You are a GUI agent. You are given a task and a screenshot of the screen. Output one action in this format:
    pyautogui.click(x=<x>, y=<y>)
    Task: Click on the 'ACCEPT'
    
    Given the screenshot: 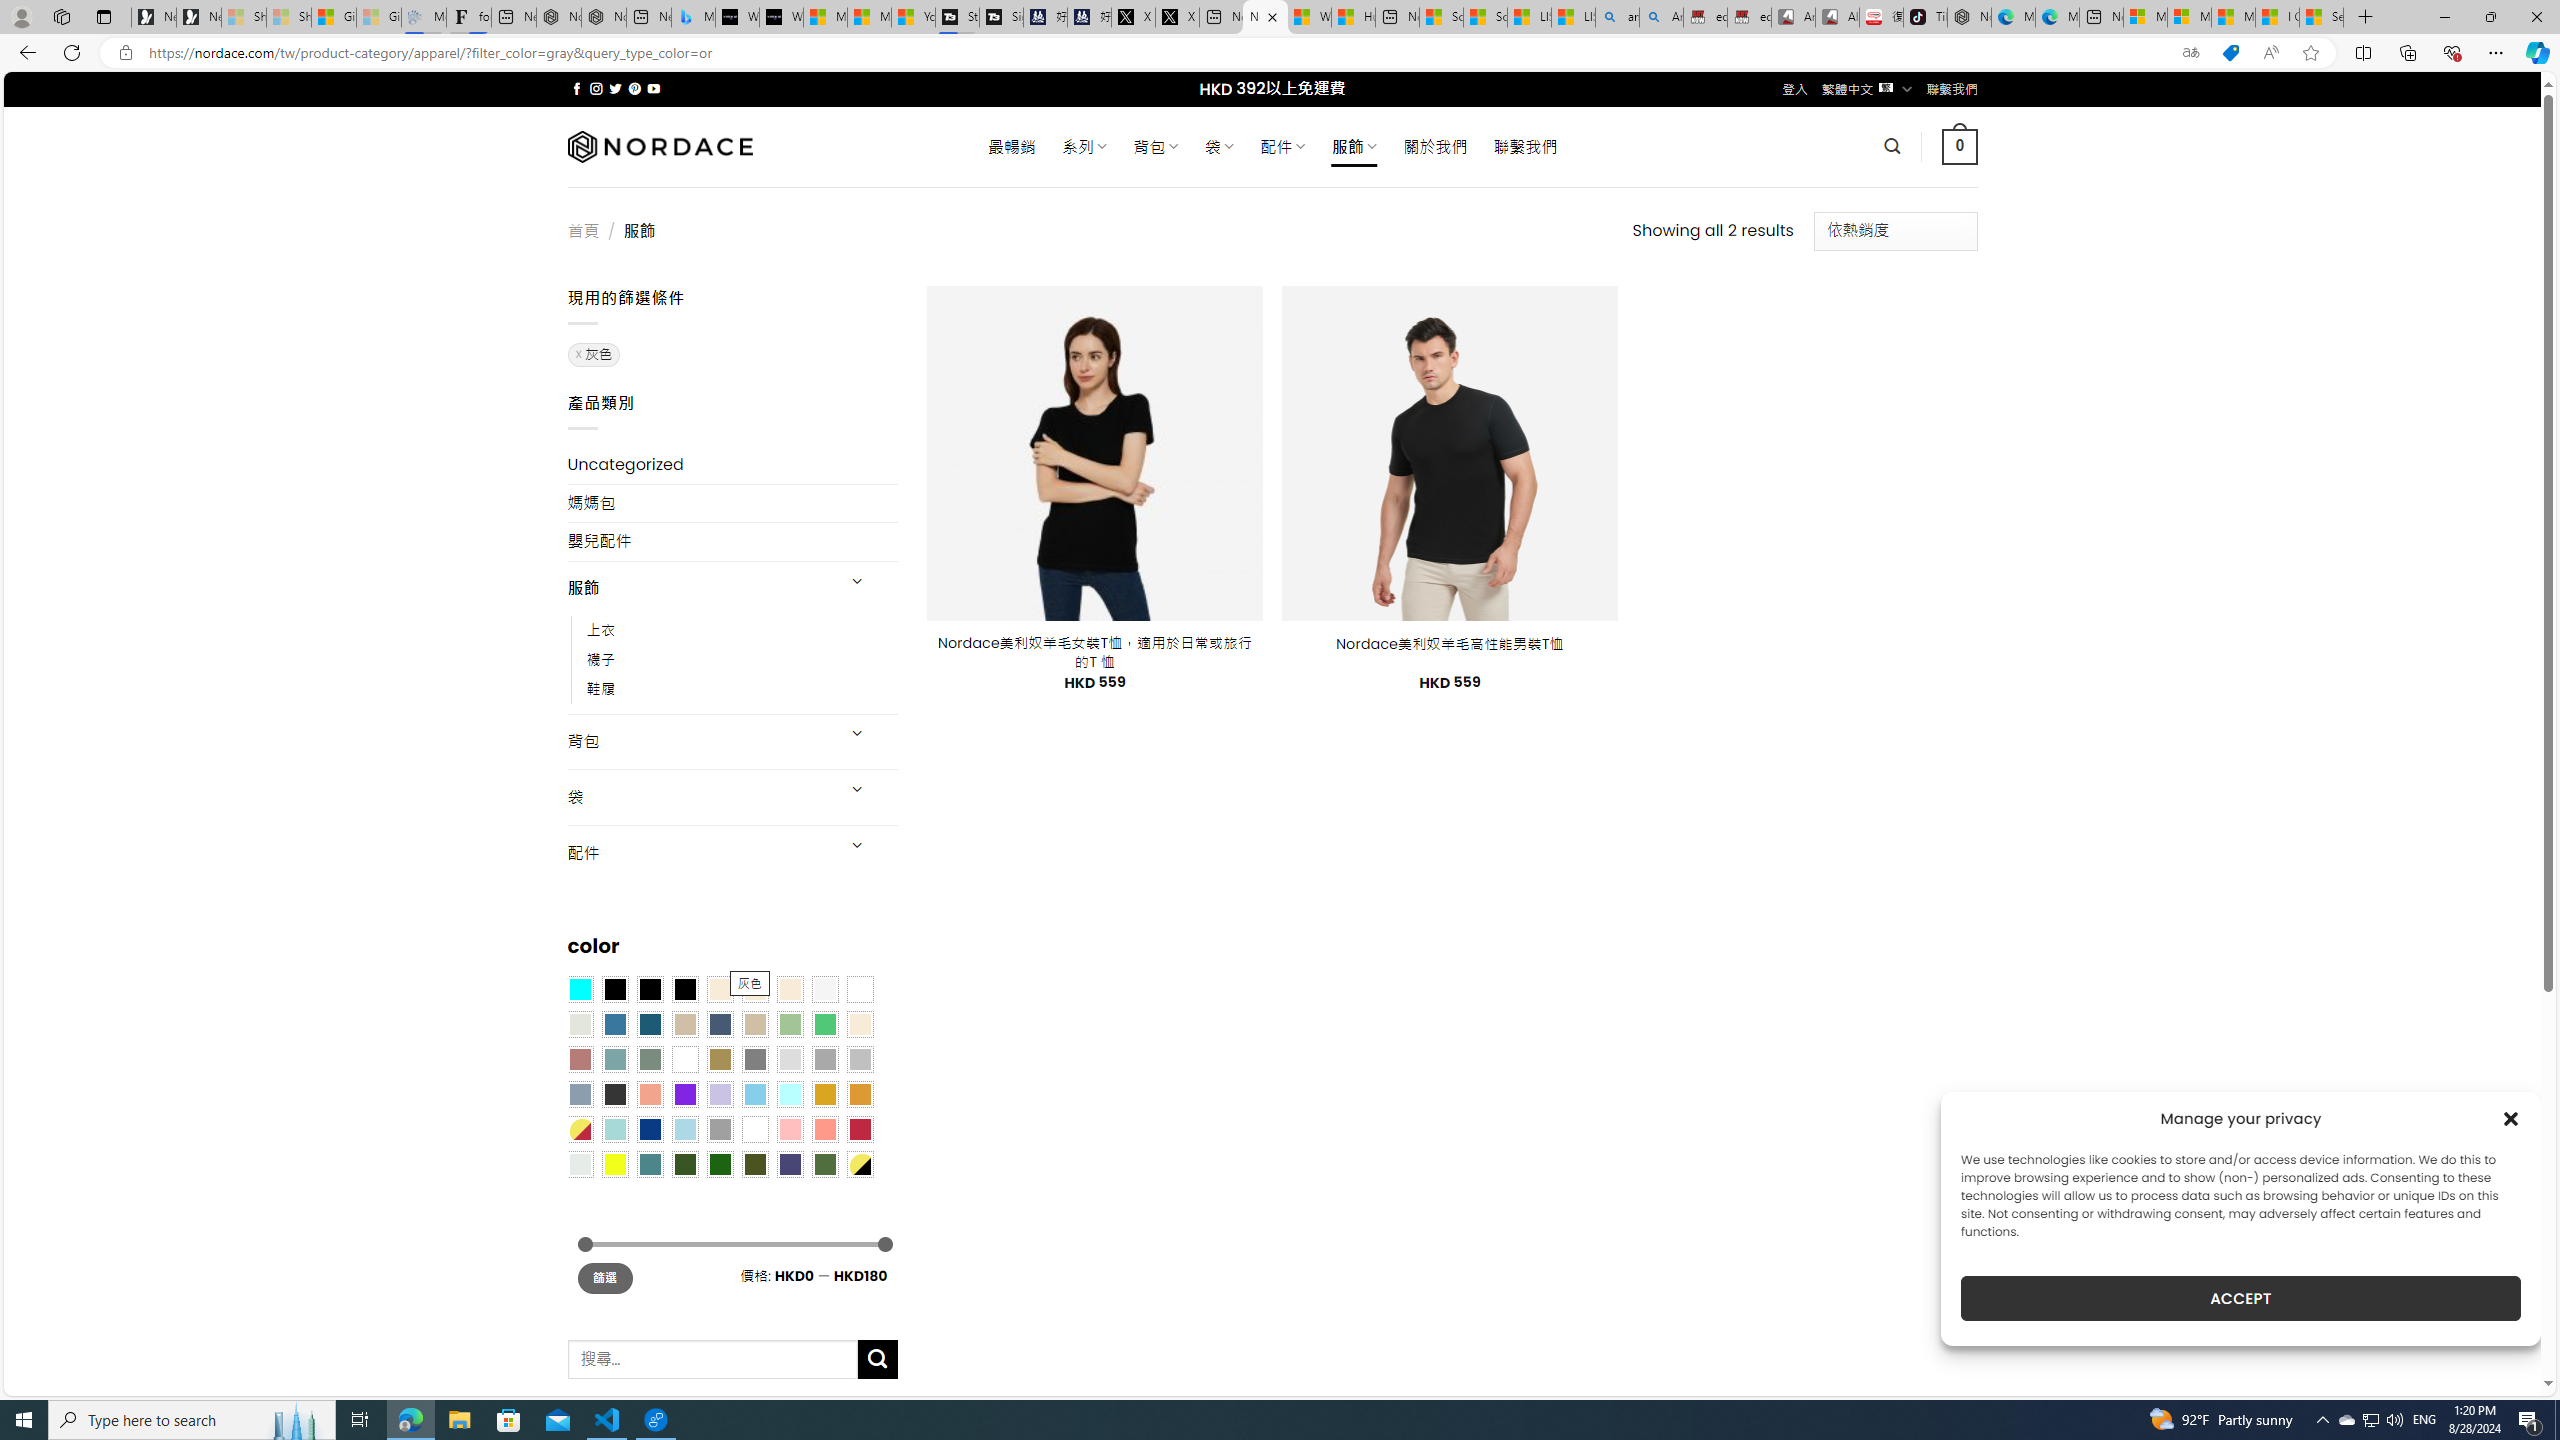 What is the action you would take?
    pyautogui.click(x=2241, y=1298)
    